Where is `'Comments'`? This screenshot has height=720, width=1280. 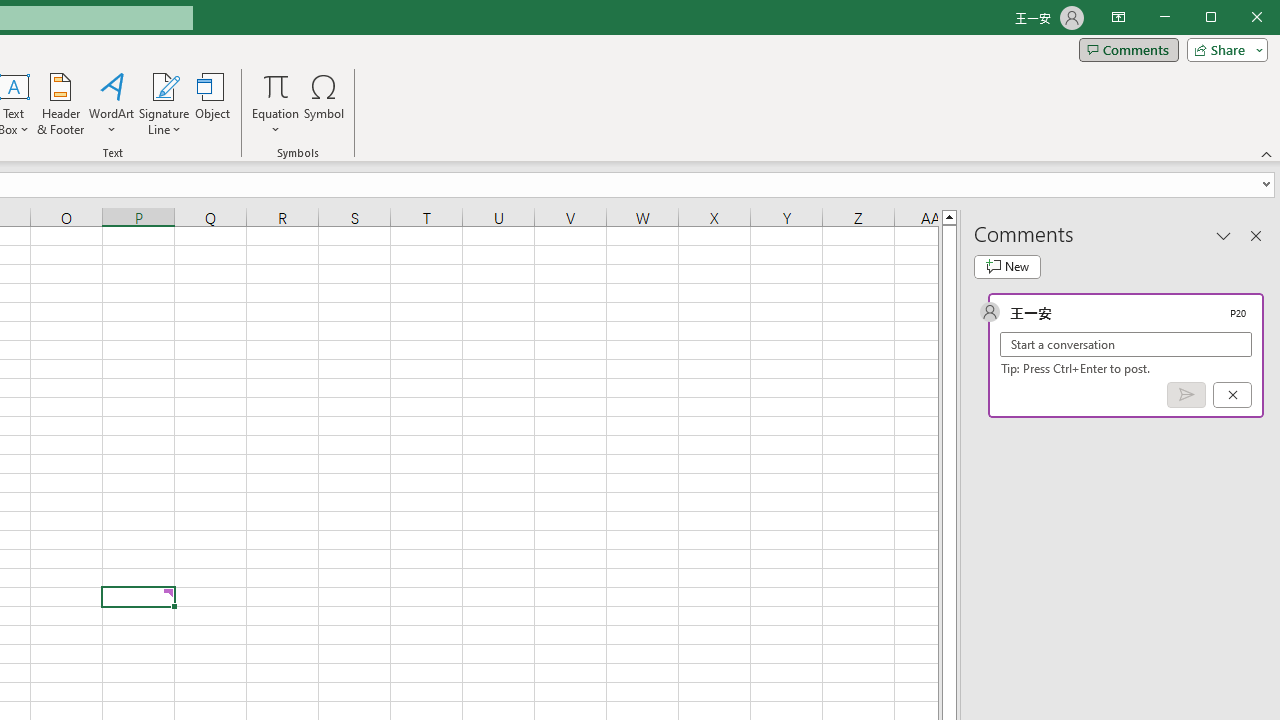
'Comments' is located at coordinates (1128, 49).